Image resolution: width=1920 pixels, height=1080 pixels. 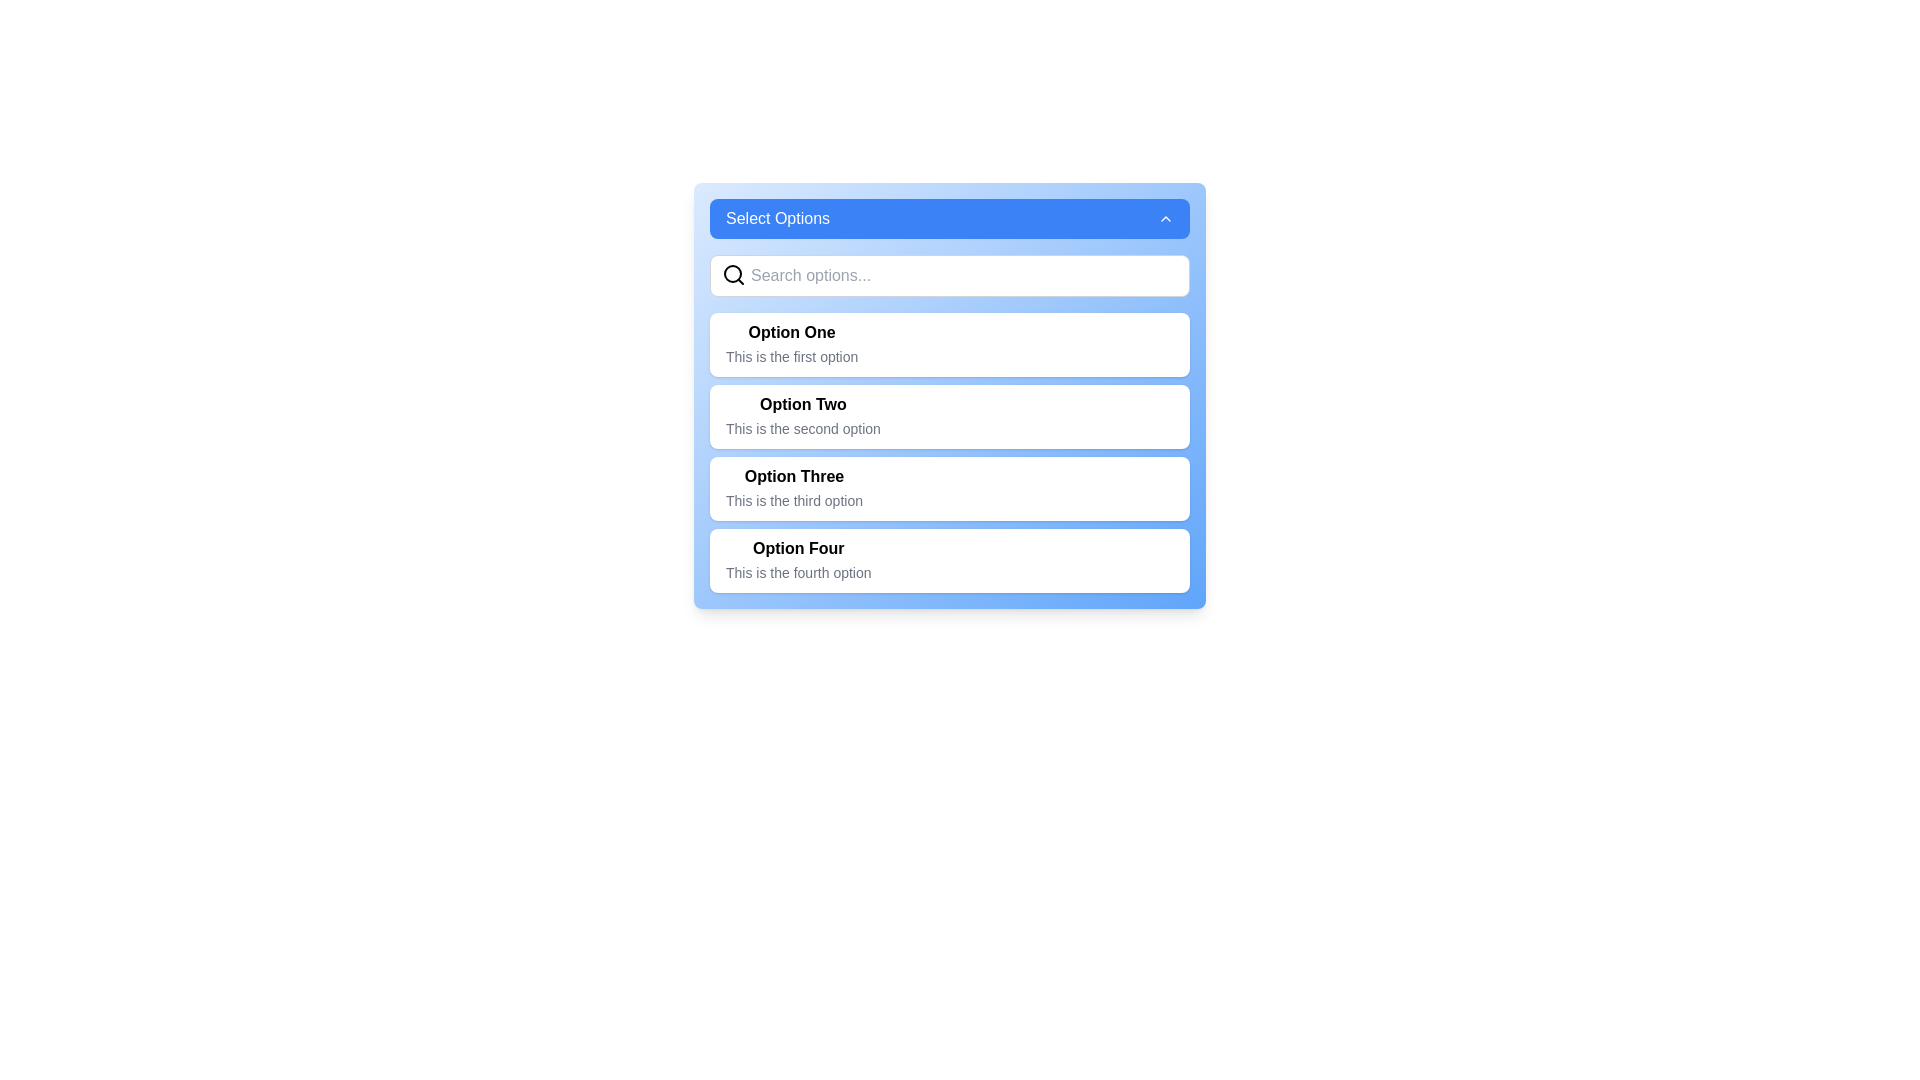 I want to click on the second selectable list item labeled 'Option Two' in the menu located below 'Option One' and above 'Option Three', so click(x=949, y=415).